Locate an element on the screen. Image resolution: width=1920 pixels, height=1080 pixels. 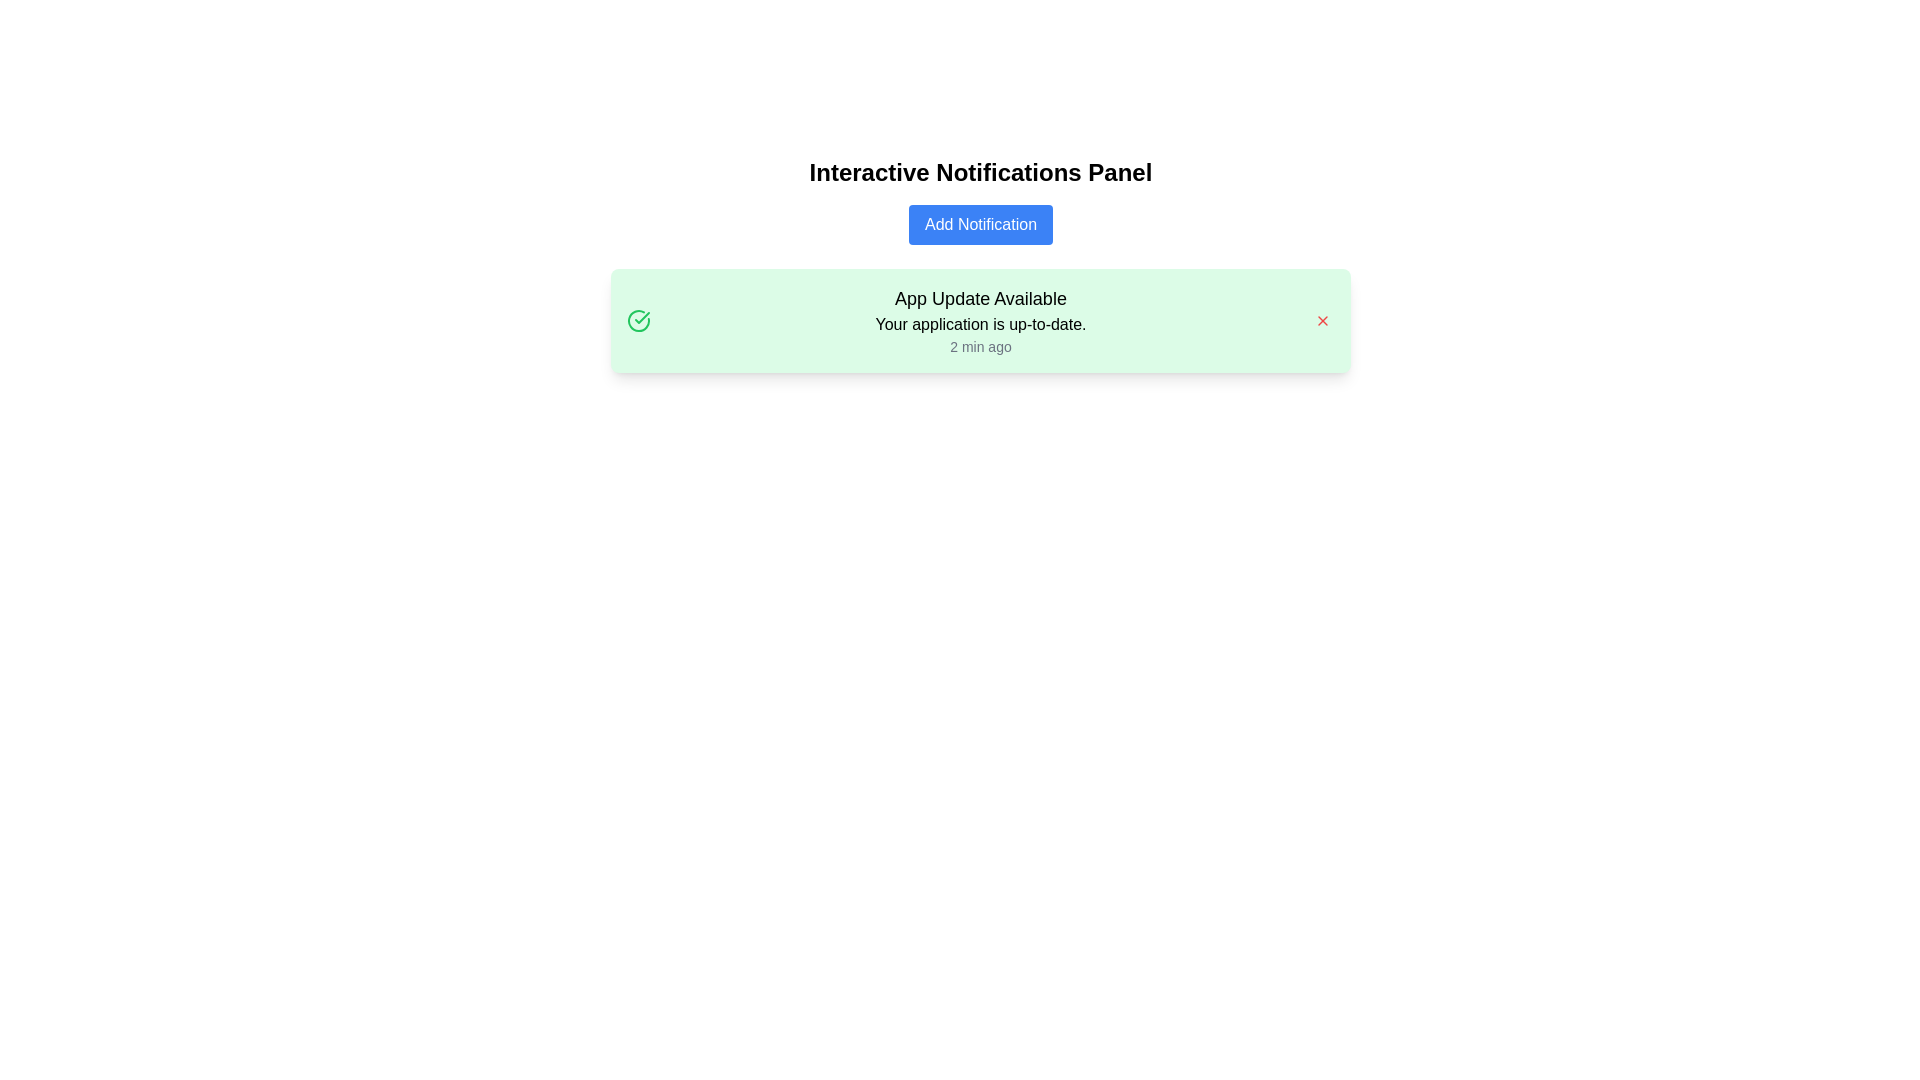
the text label stating 'Your application is up-to-date.' within the notification card, positioned below the title 'App Update Available' is located at coordinates (980, 323).